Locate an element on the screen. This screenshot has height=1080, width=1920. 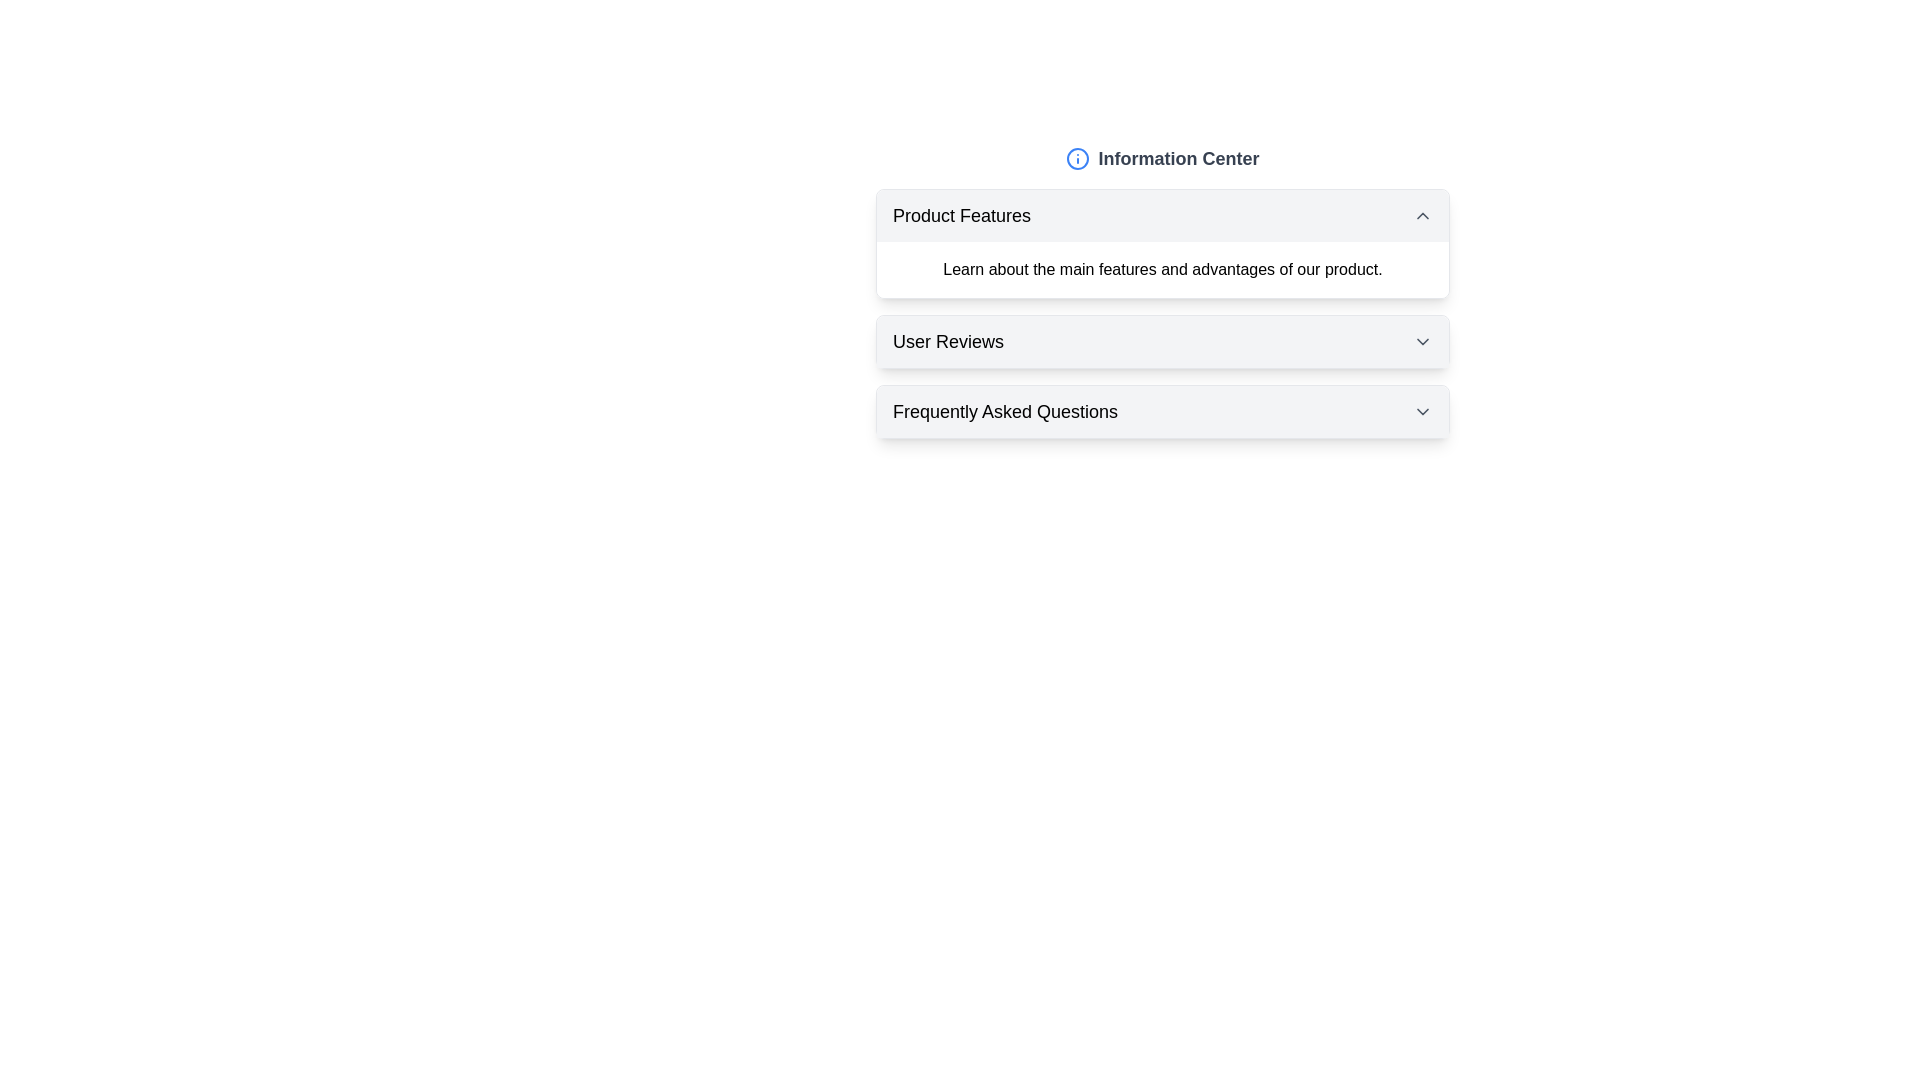
text snippet styled in gray that presents the phrase 'Learn about the main features and advantages of our product.' located within the expanded 'Product Features' section of the 'Information Center' interface is located at coordinates (1162, 270).